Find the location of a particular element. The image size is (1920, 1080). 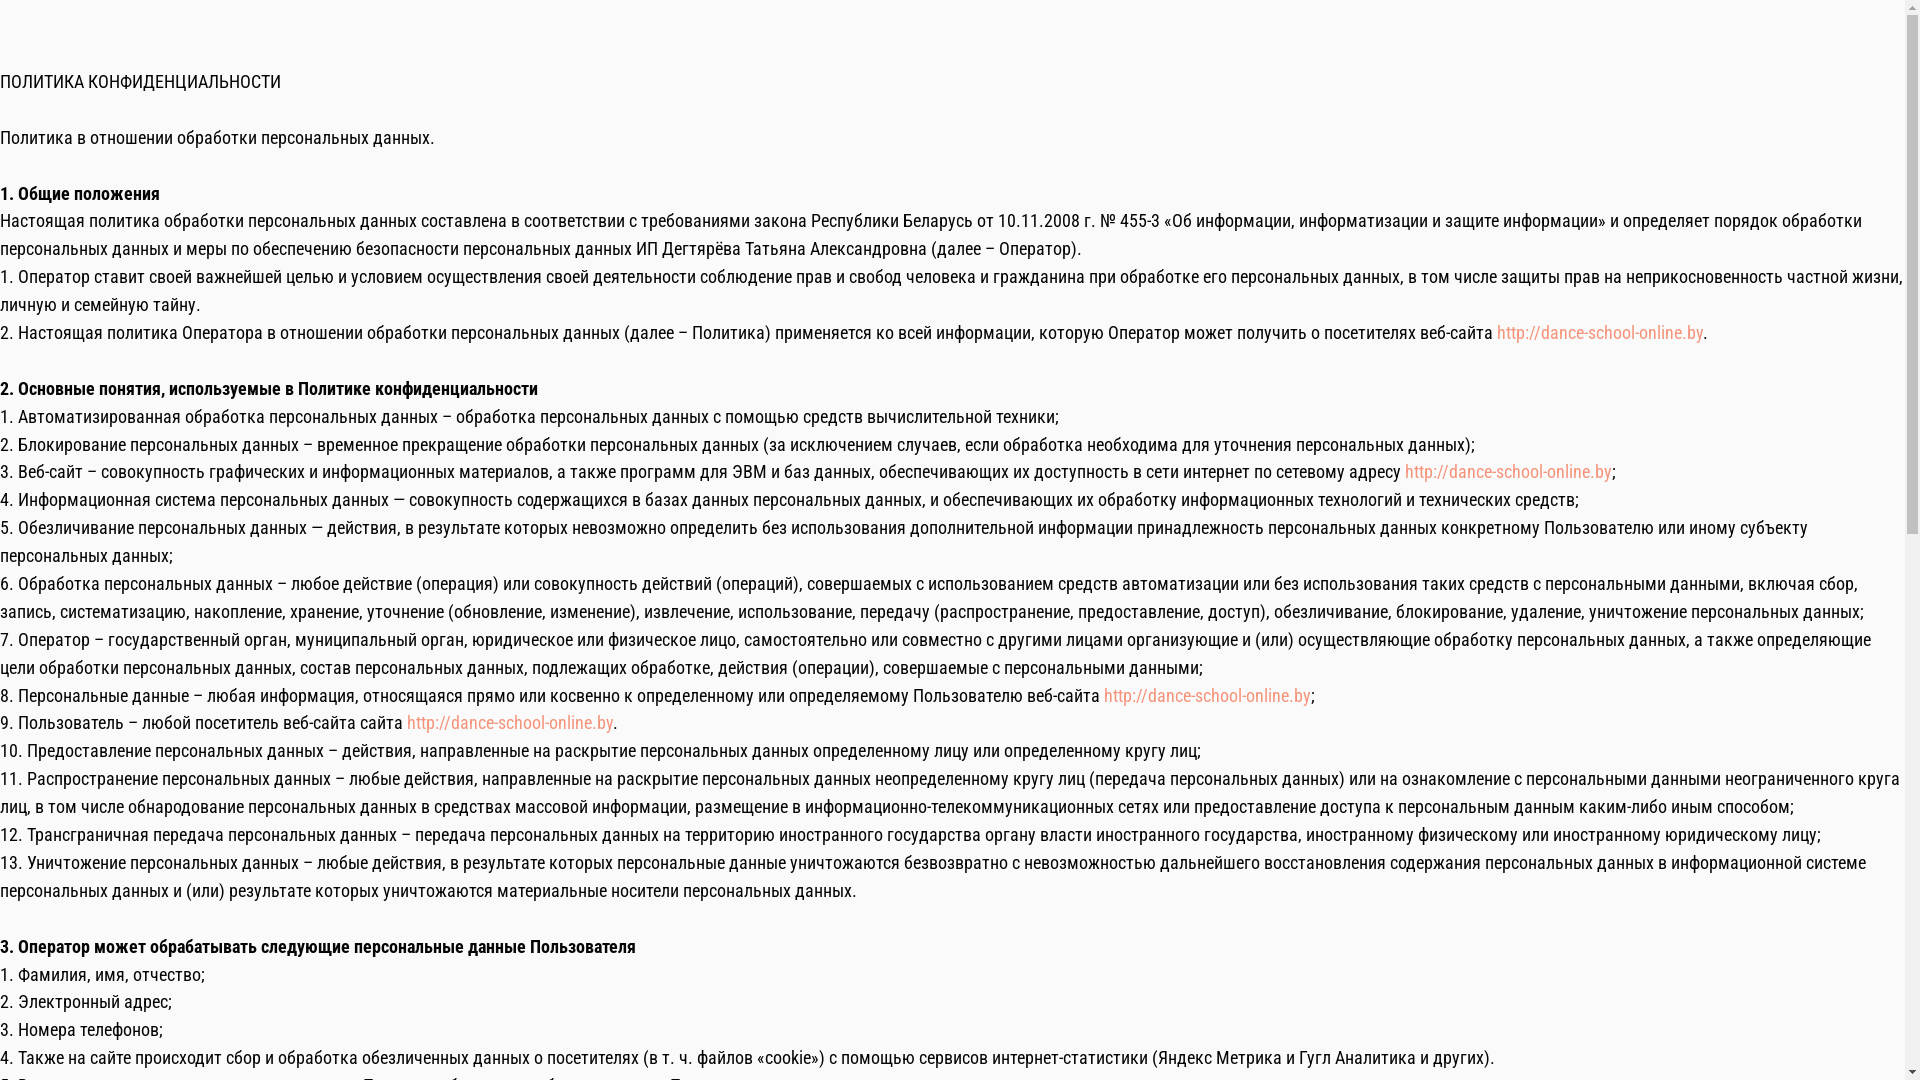

'http://dance-school-online.by' is located at coordinates (1103, 694).